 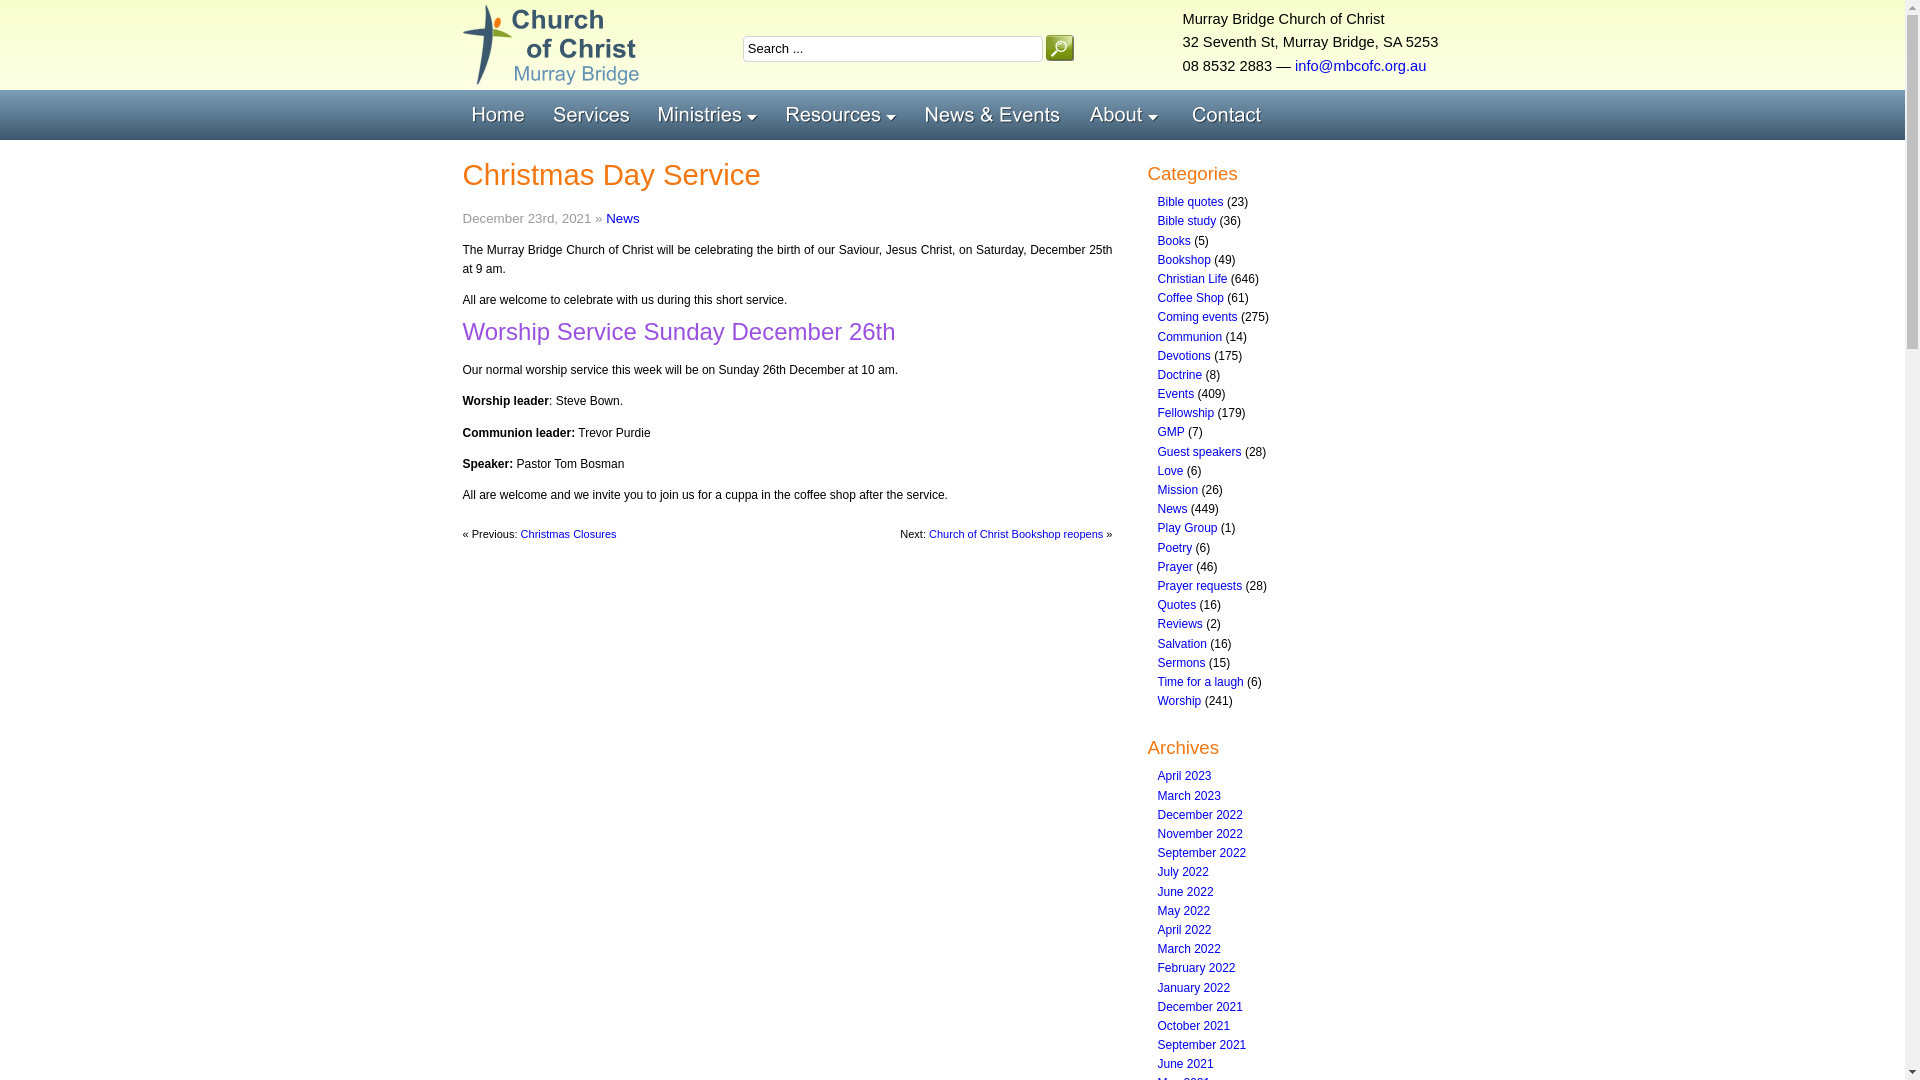 What do you see at coordinates (1186, 411) in the screenshot?
I see `'Fellowship'` at bounding box center [1186, 411].